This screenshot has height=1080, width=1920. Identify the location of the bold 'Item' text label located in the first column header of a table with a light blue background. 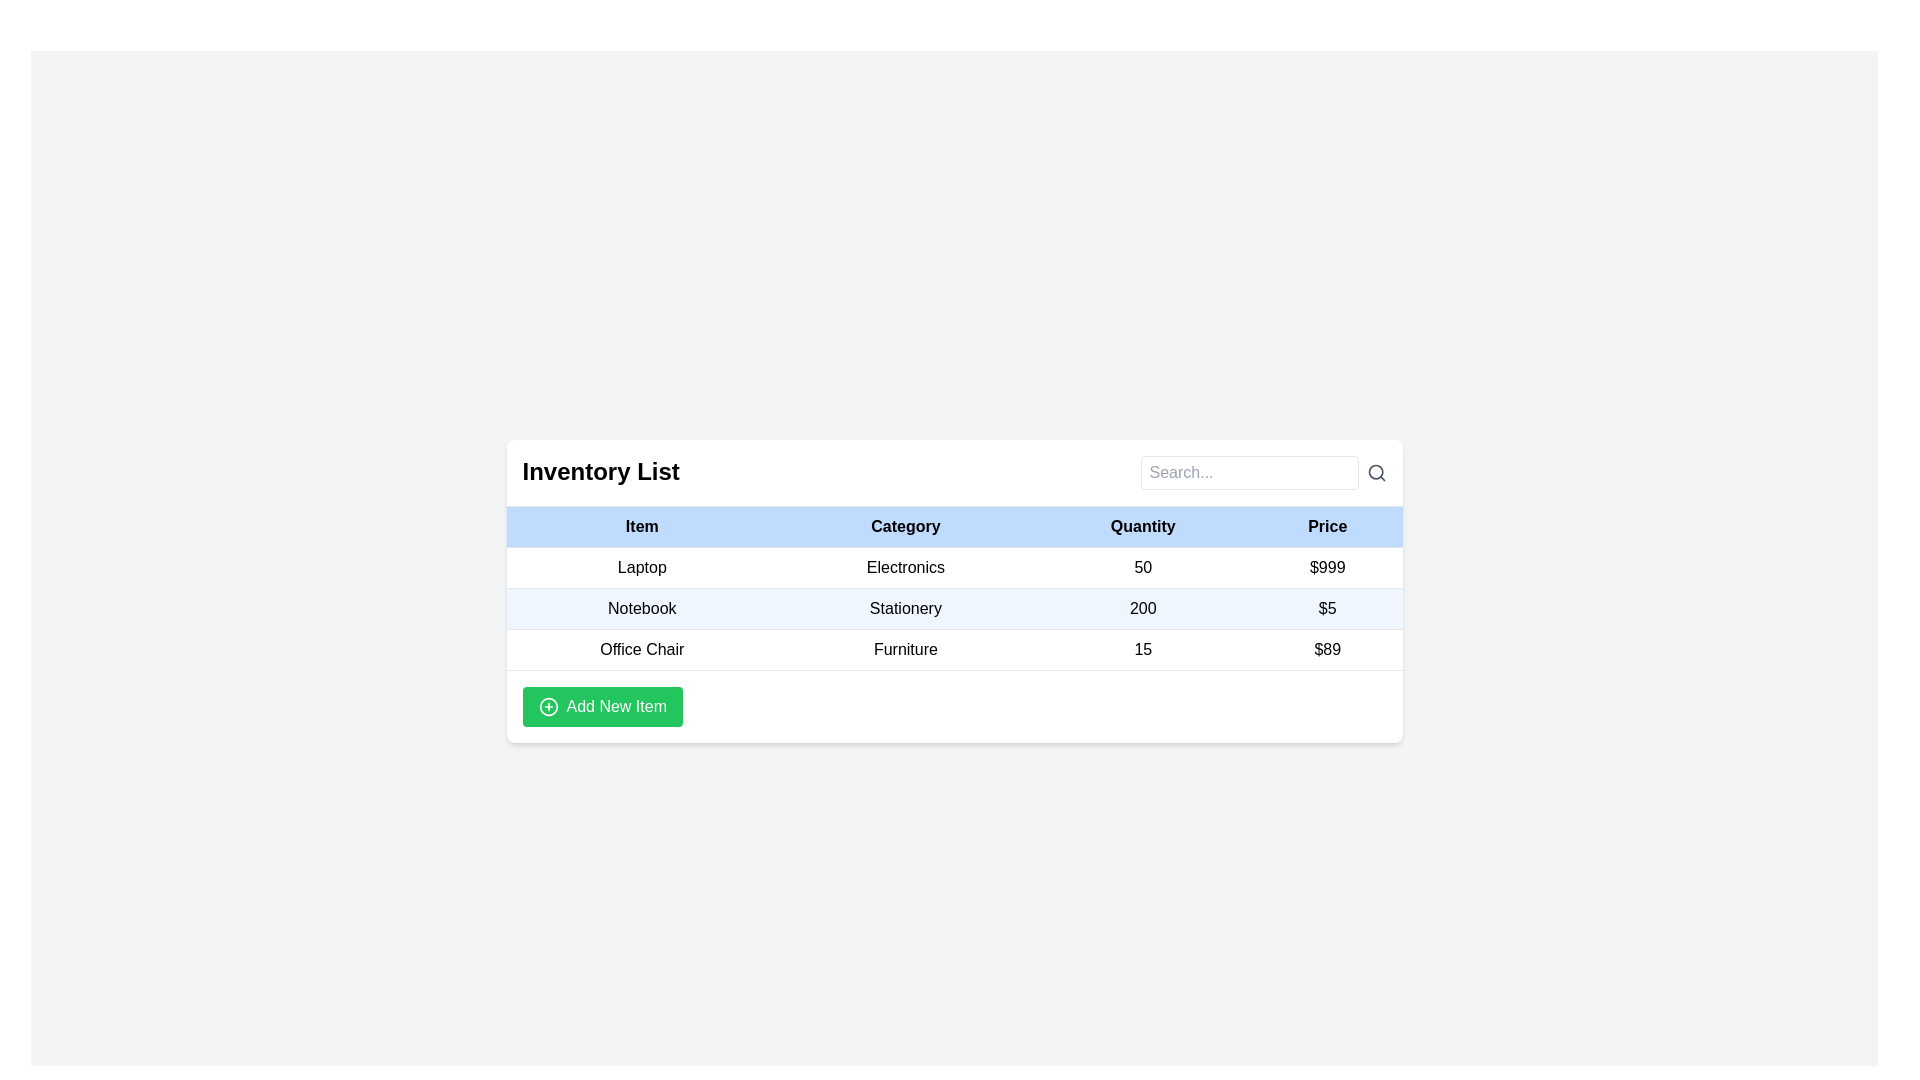
(642, 525).